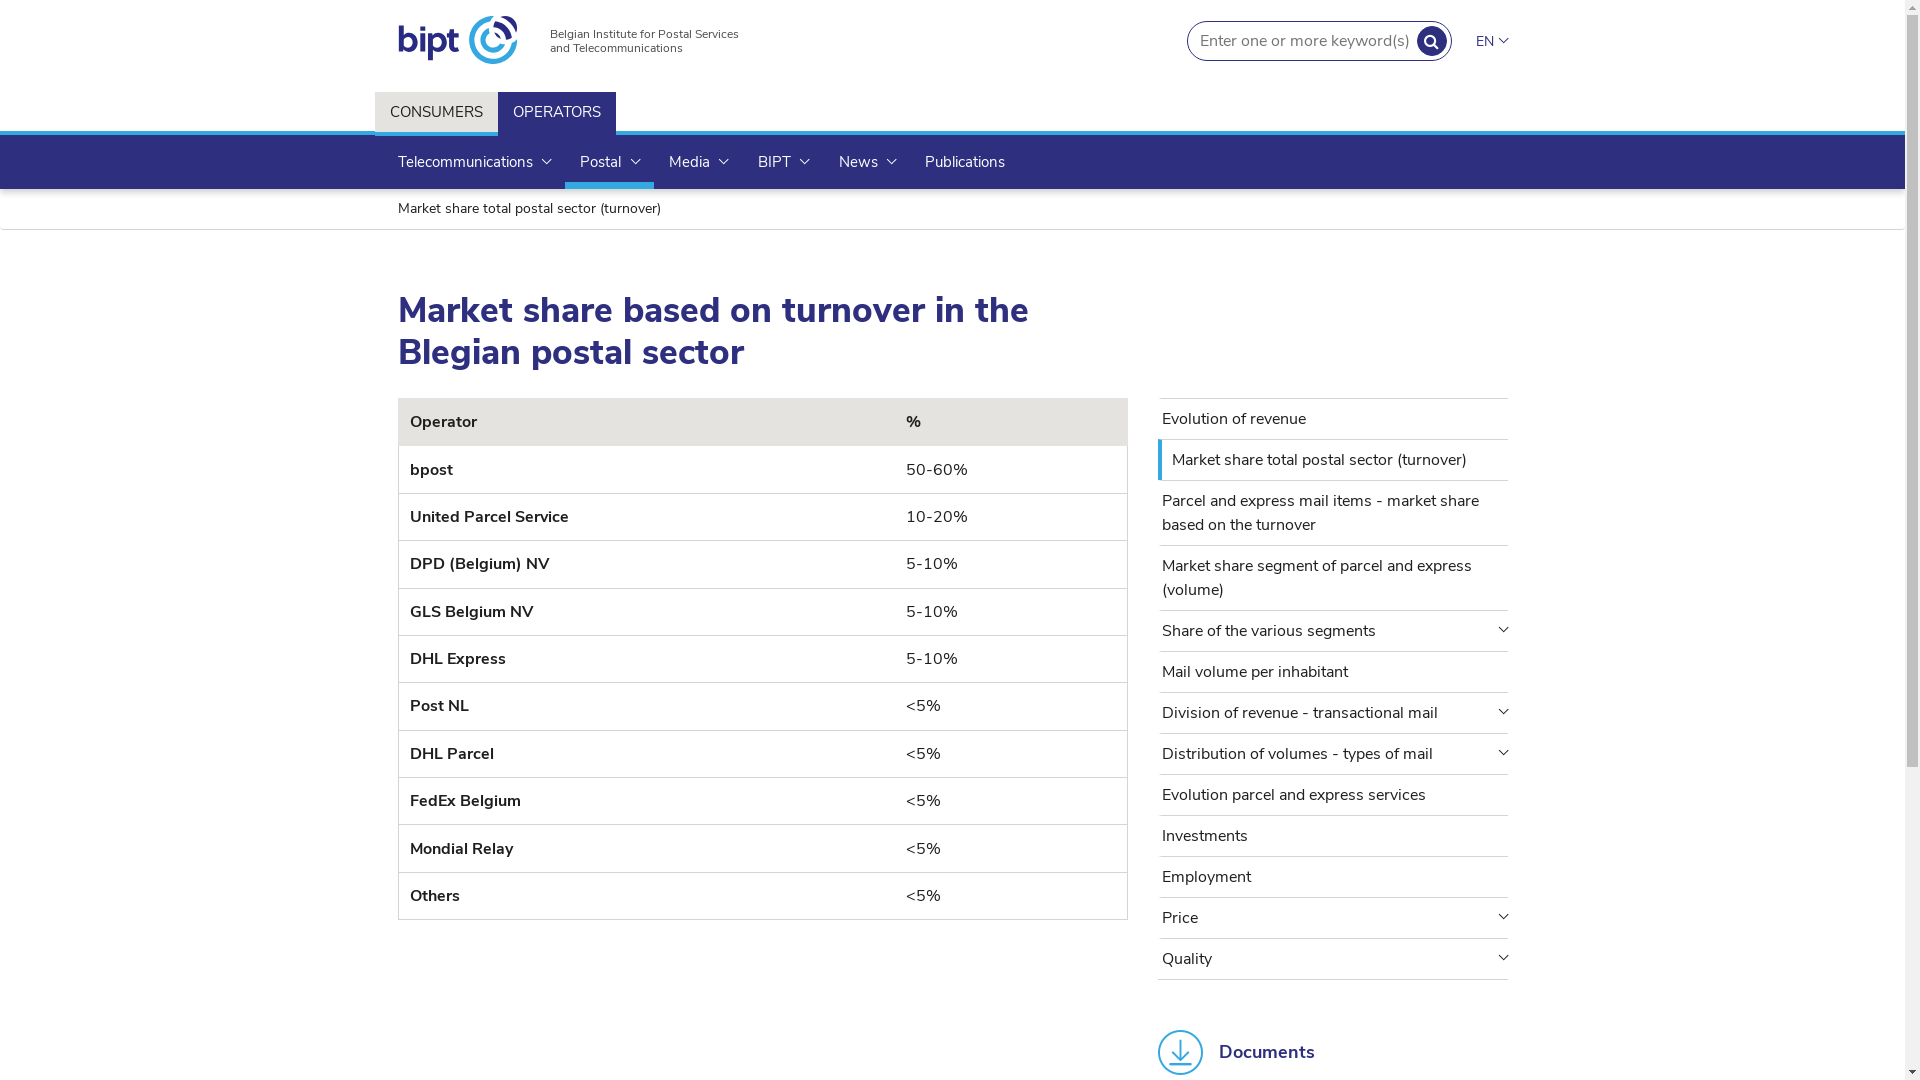 The height and width of the screenshot is (1080, 1920). What do you see at coordinates (1415, 41) in the screenshot?
I see `'search.button'` at bounding box center [1415, 41].